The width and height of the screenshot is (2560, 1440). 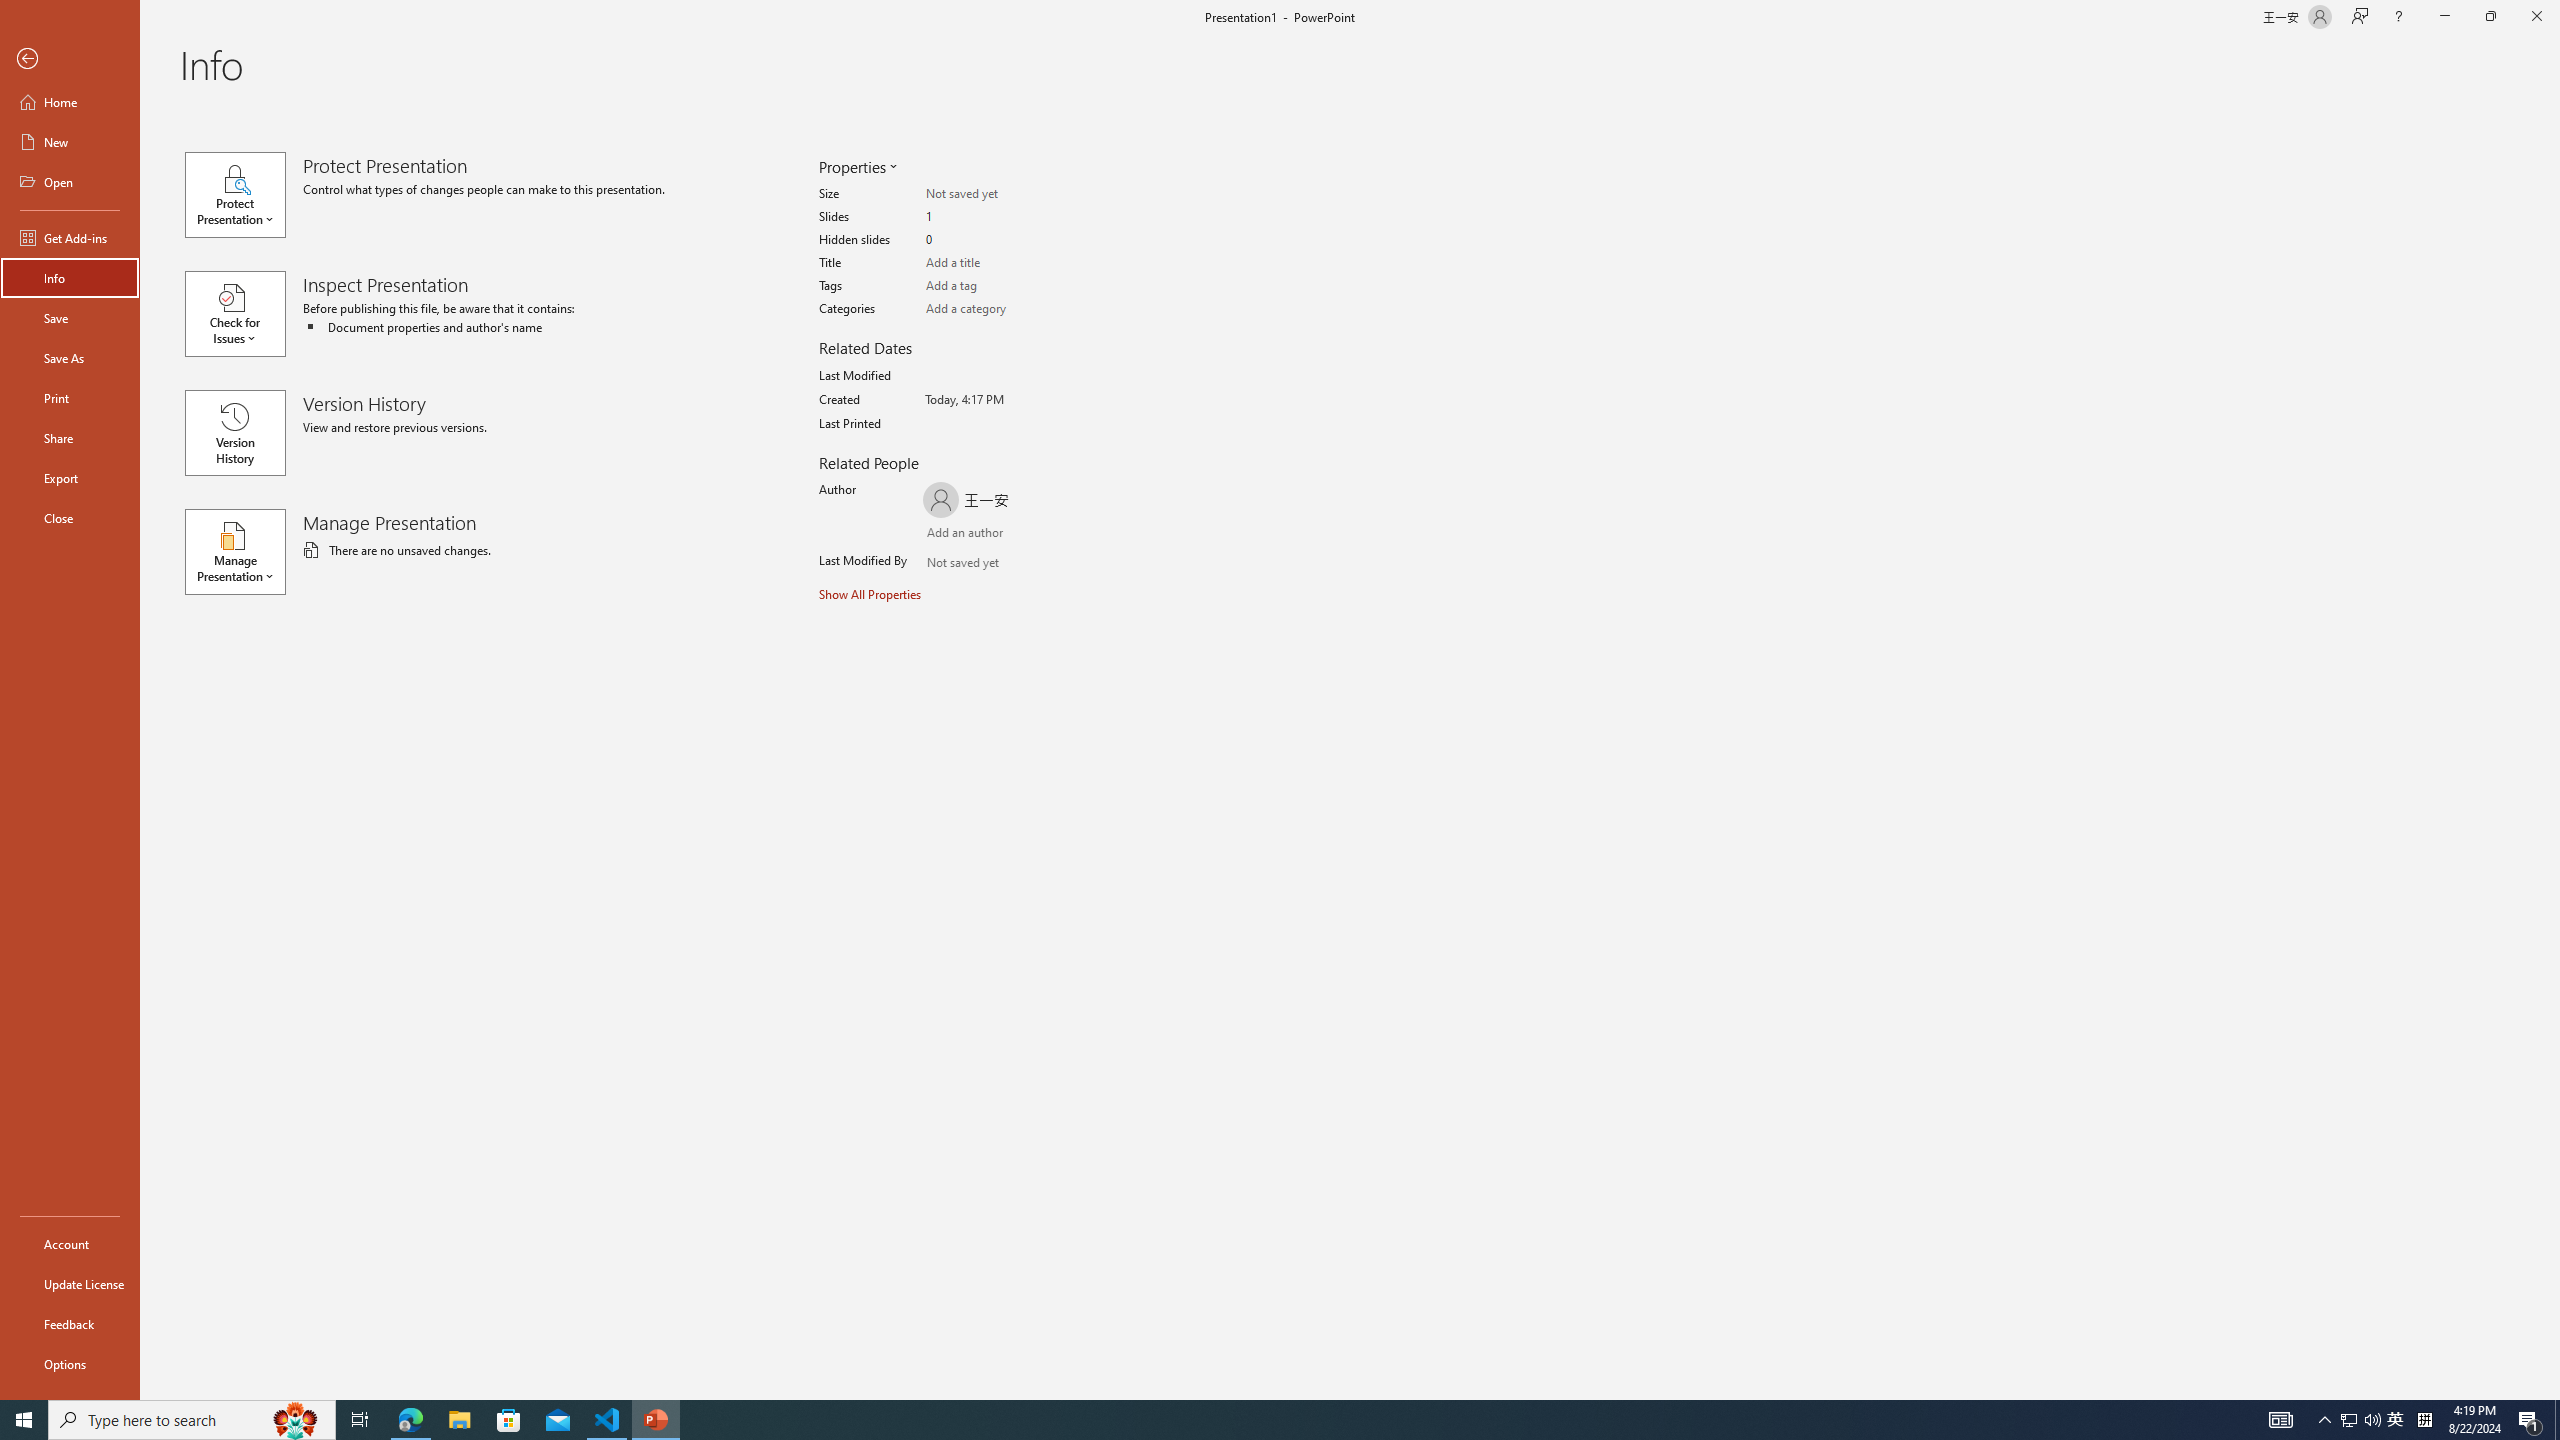 What do you see at coordinates (69, 1324) in the screenshot?
I see `'Feedback'` at bounding box center [69, 1324].